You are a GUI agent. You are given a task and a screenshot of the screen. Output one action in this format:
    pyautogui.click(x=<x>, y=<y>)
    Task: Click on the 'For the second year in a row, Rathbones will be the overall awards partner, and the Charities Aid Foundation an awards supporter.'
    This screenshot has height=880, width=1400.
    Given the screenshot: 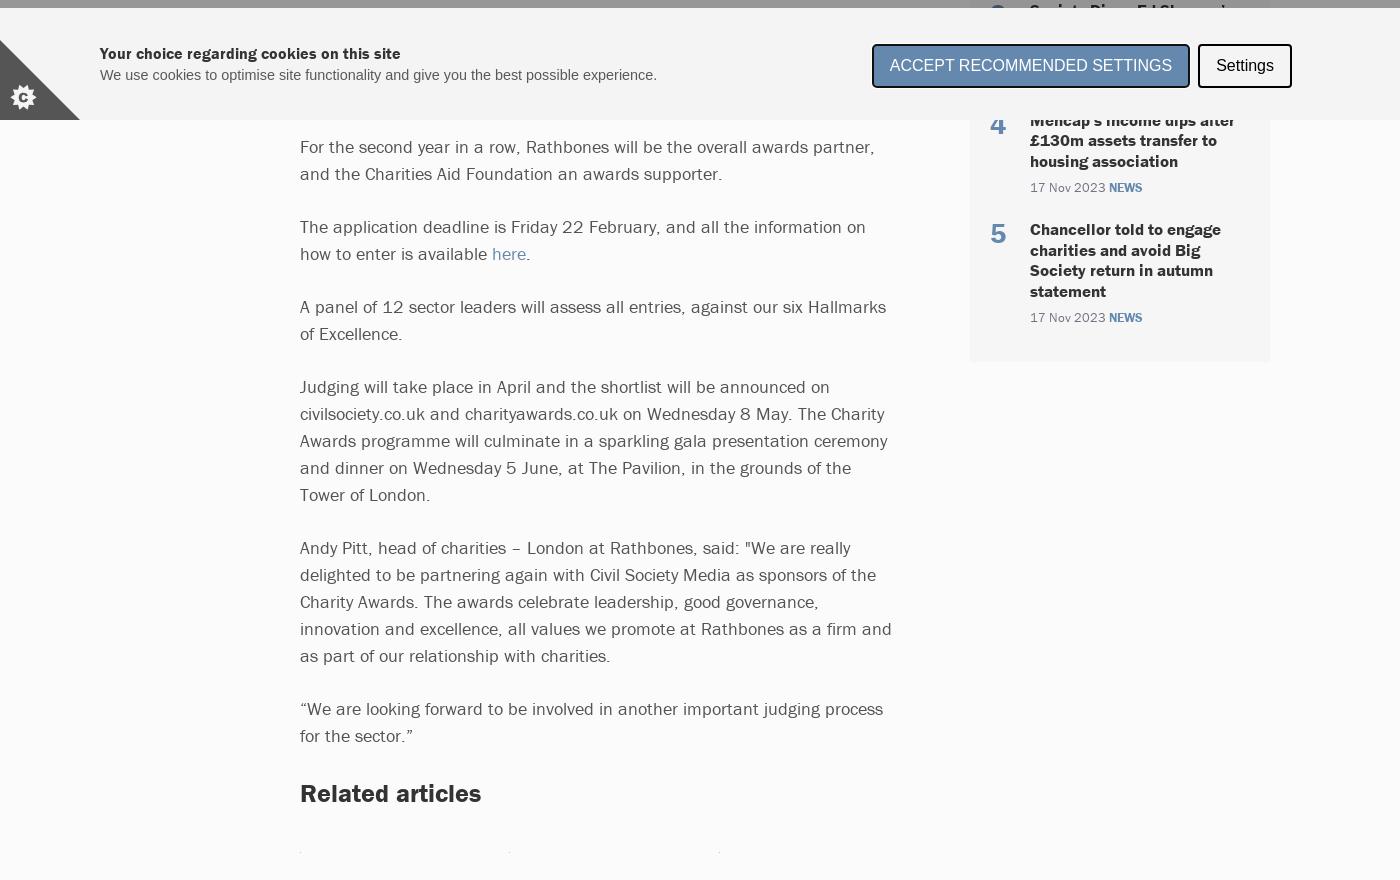 What is the action you would take?
    pyautogui.click(x=587, y=158)
    